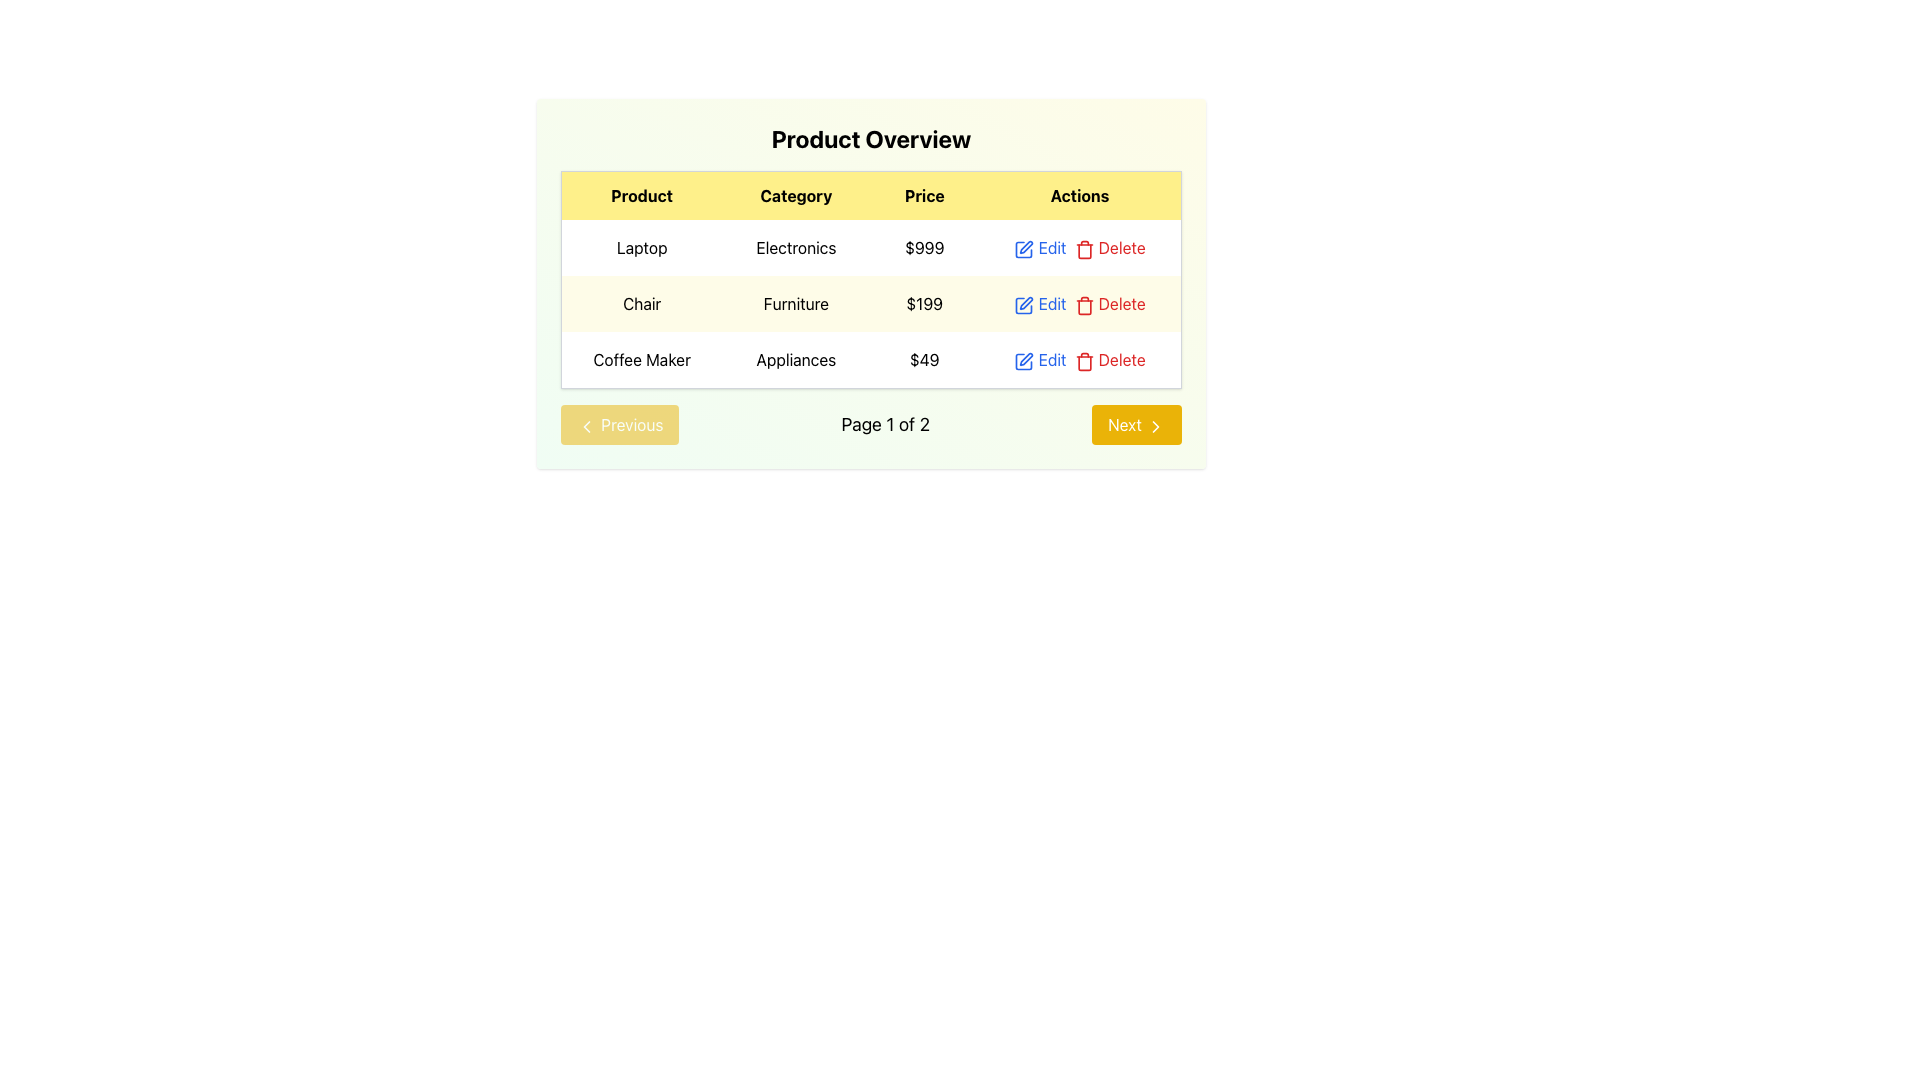 The width and height of the screenshot is (1920, 1080). I want to click on the Edit icon button located in the first row of the 'Actions' column under the 'Product Overview' heading, so click(1024, 248).